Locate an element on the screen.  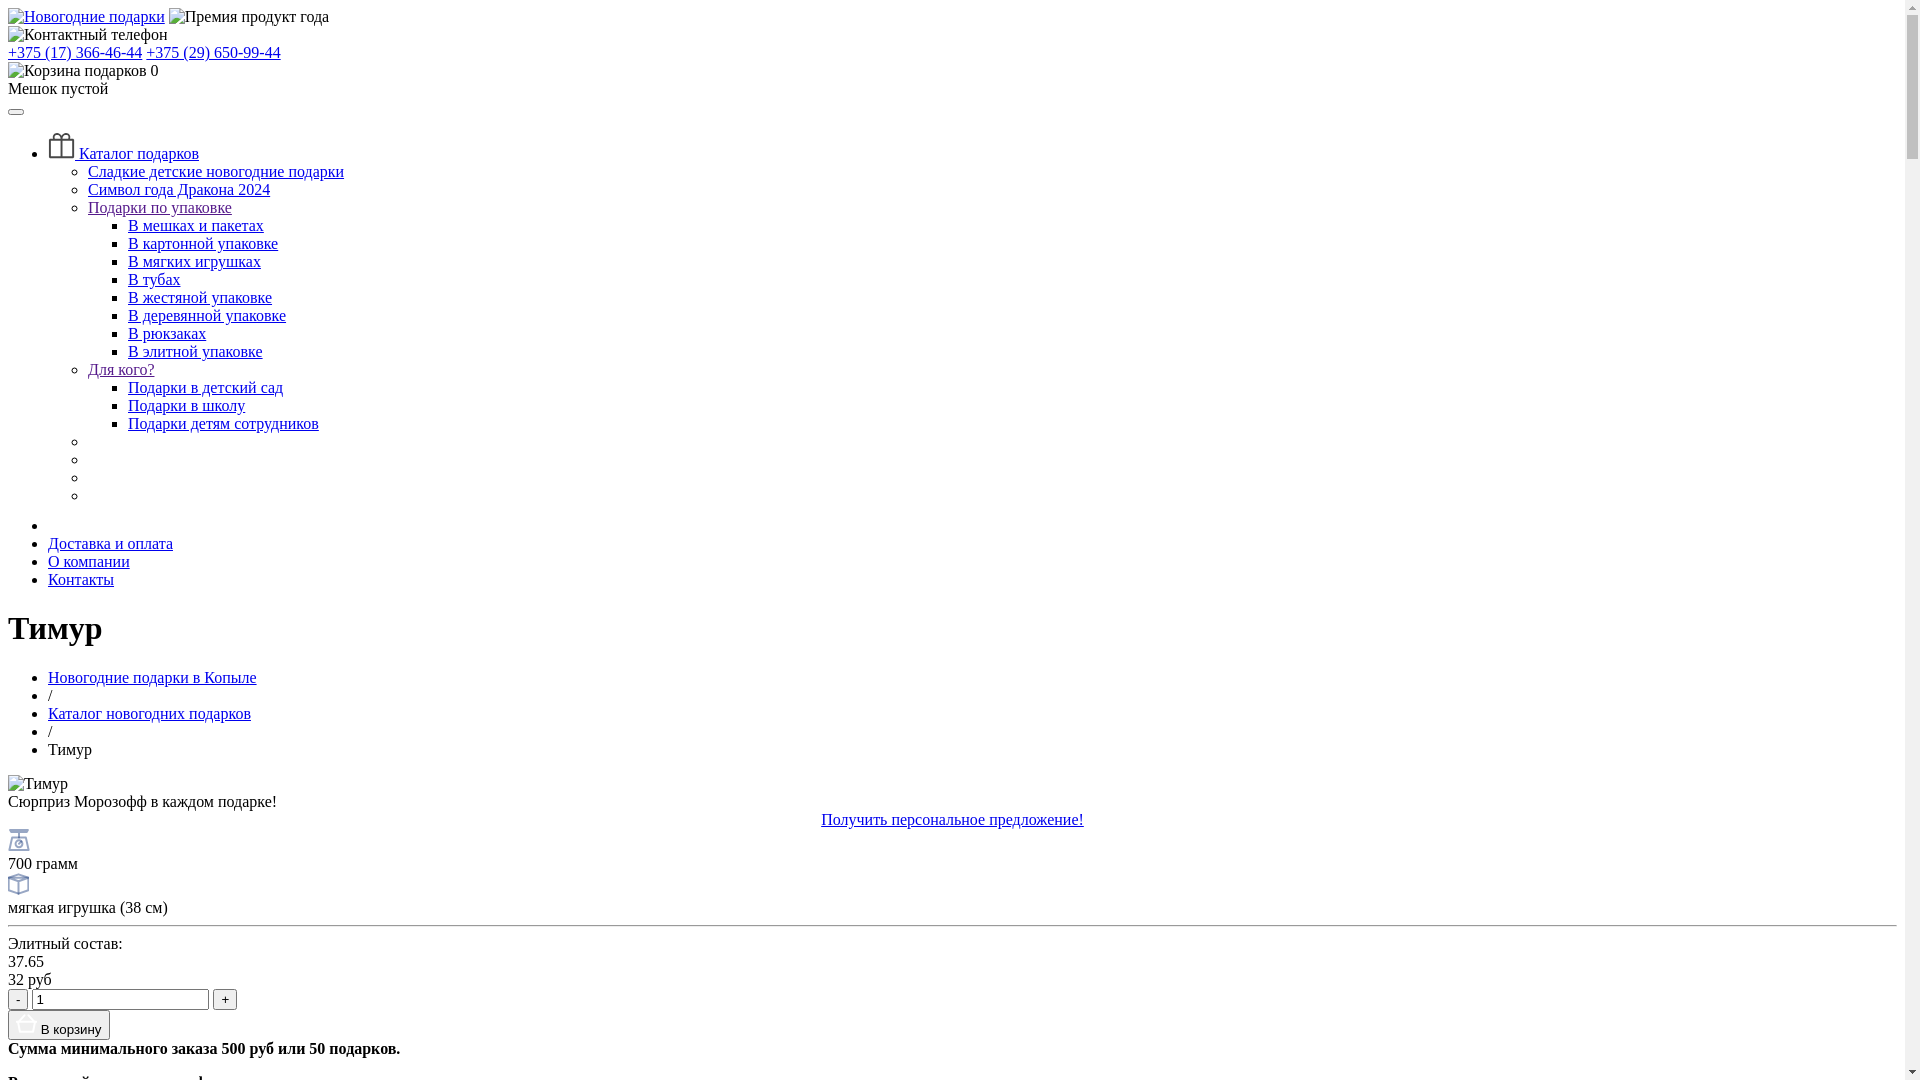
'+' is located at coordinates (225, 999).